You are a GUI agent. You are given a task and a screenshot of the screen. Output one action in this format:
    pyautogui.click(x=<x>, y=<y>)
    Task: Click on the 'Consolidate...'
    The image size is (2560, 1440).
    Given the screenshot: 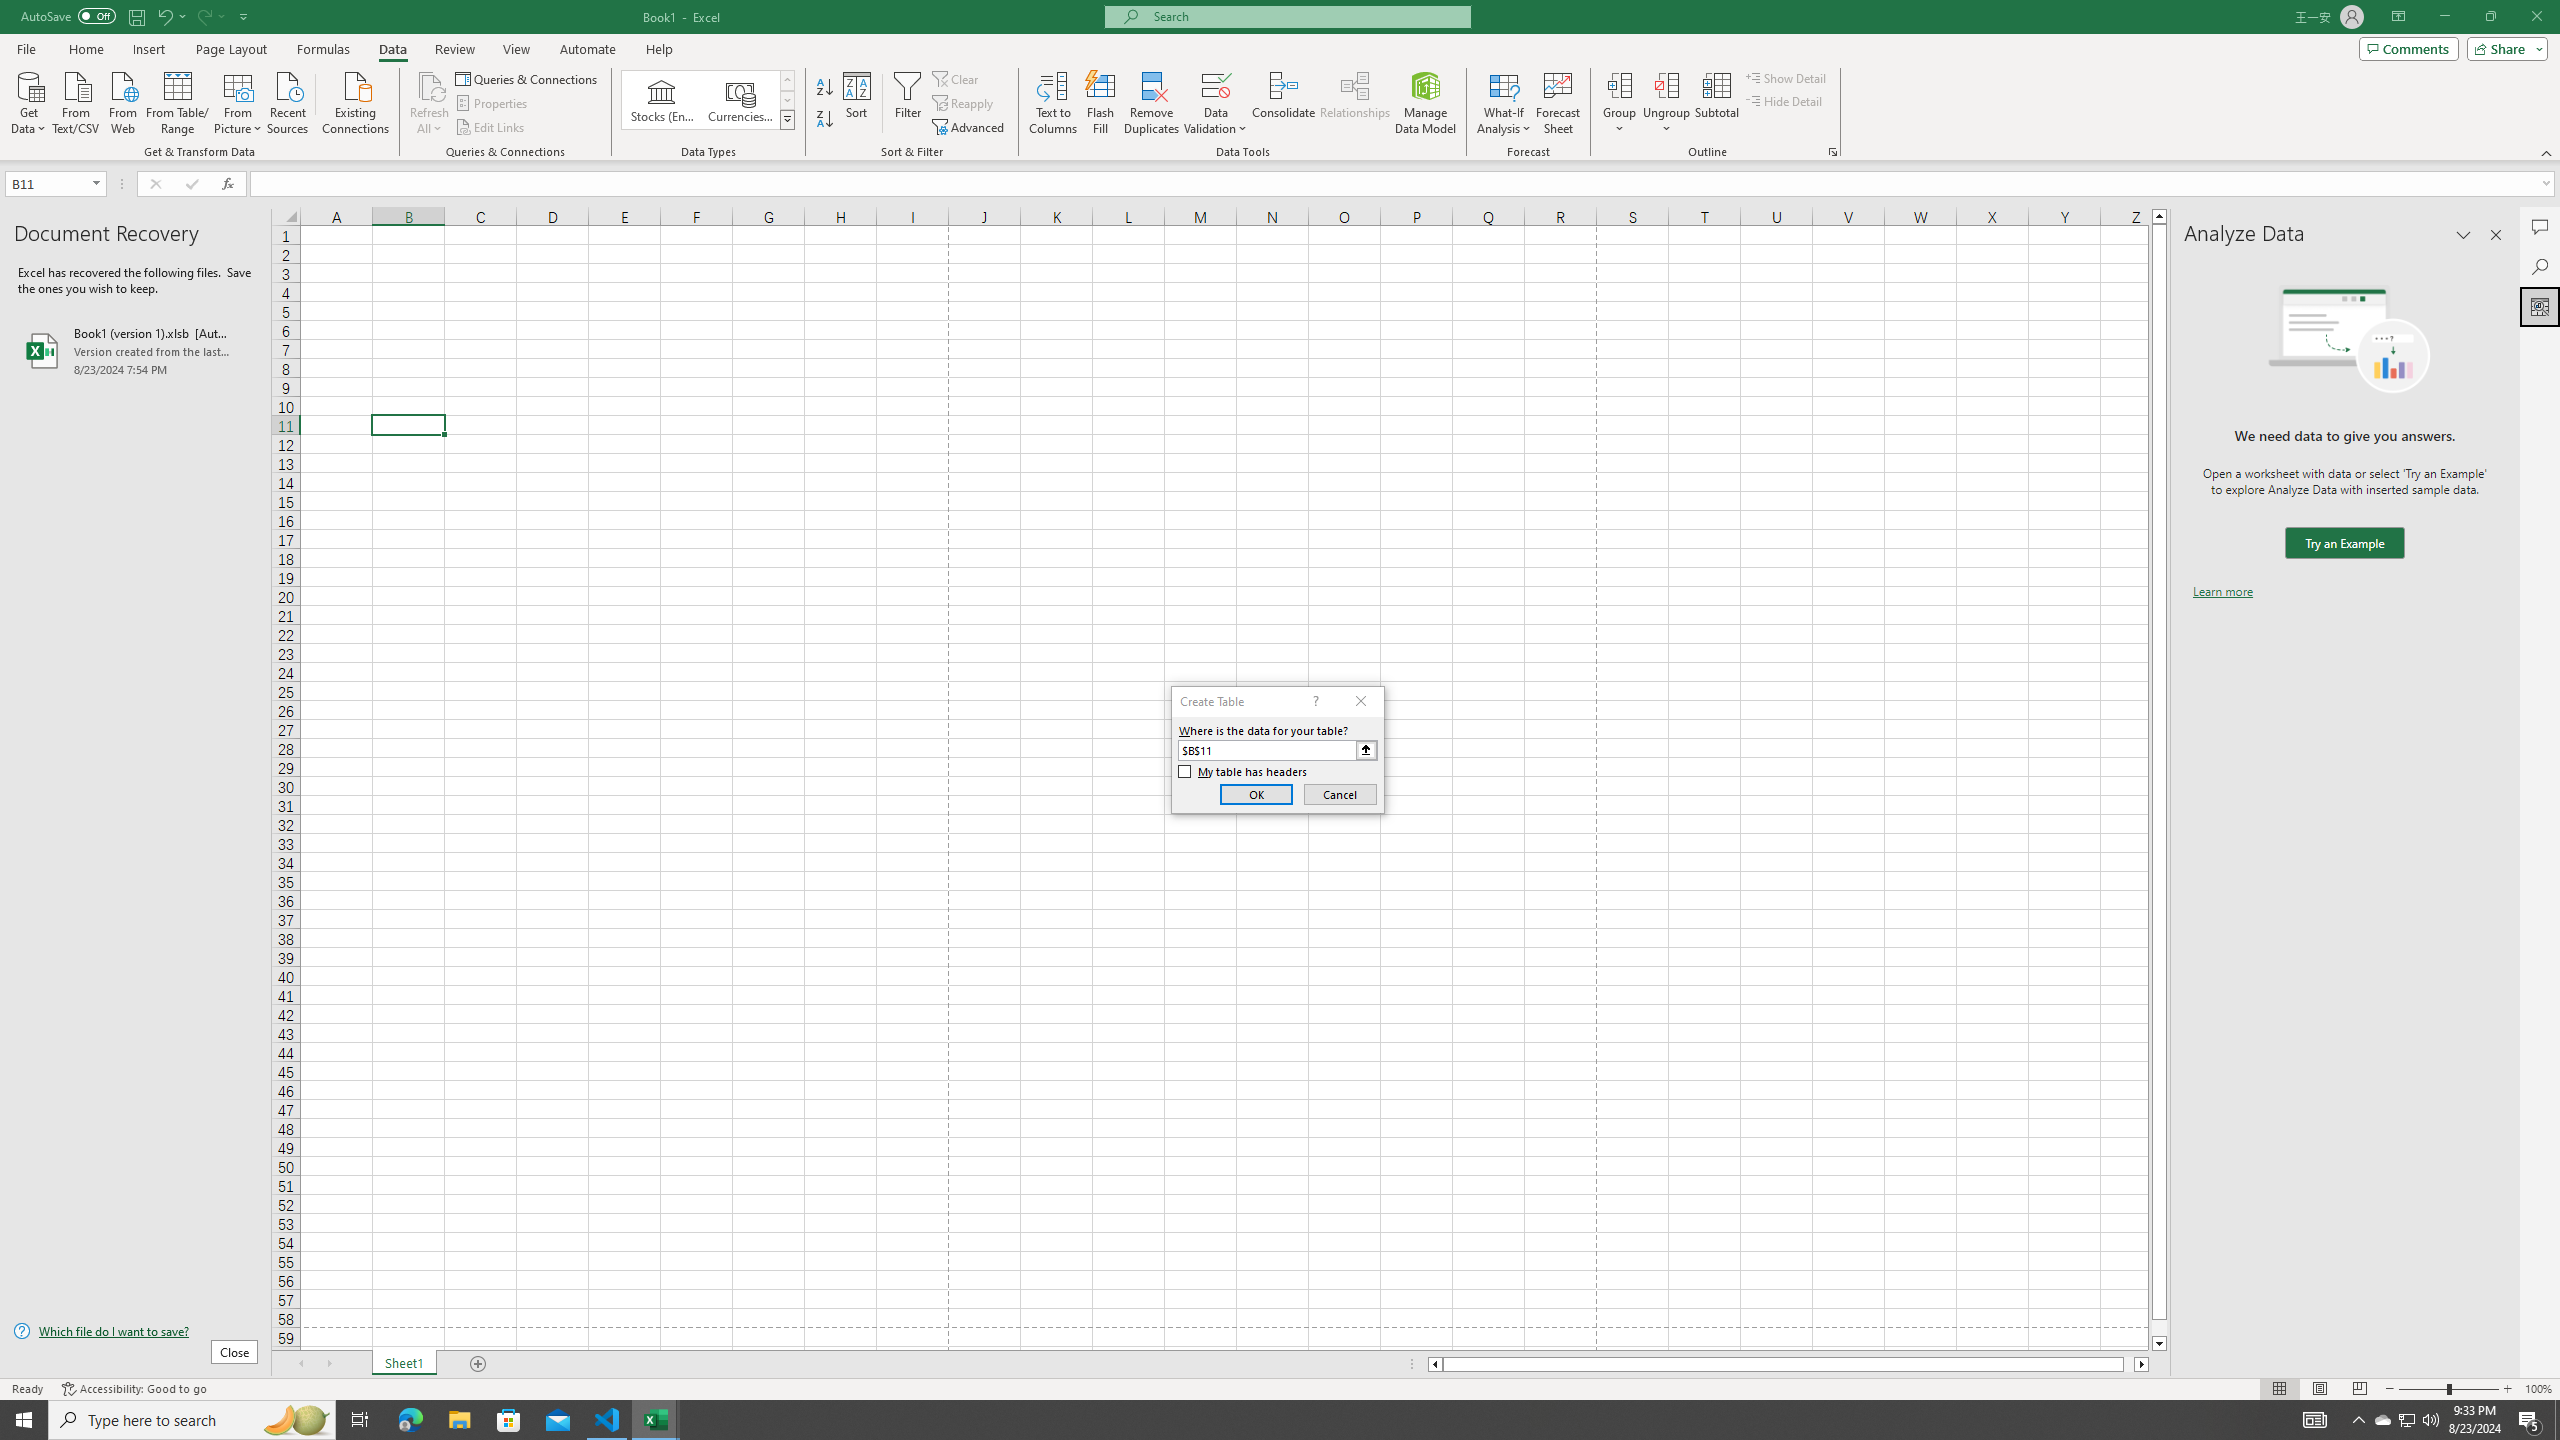 What is the action you would take?
    pyautogui.click(x=1283, y=103)
    